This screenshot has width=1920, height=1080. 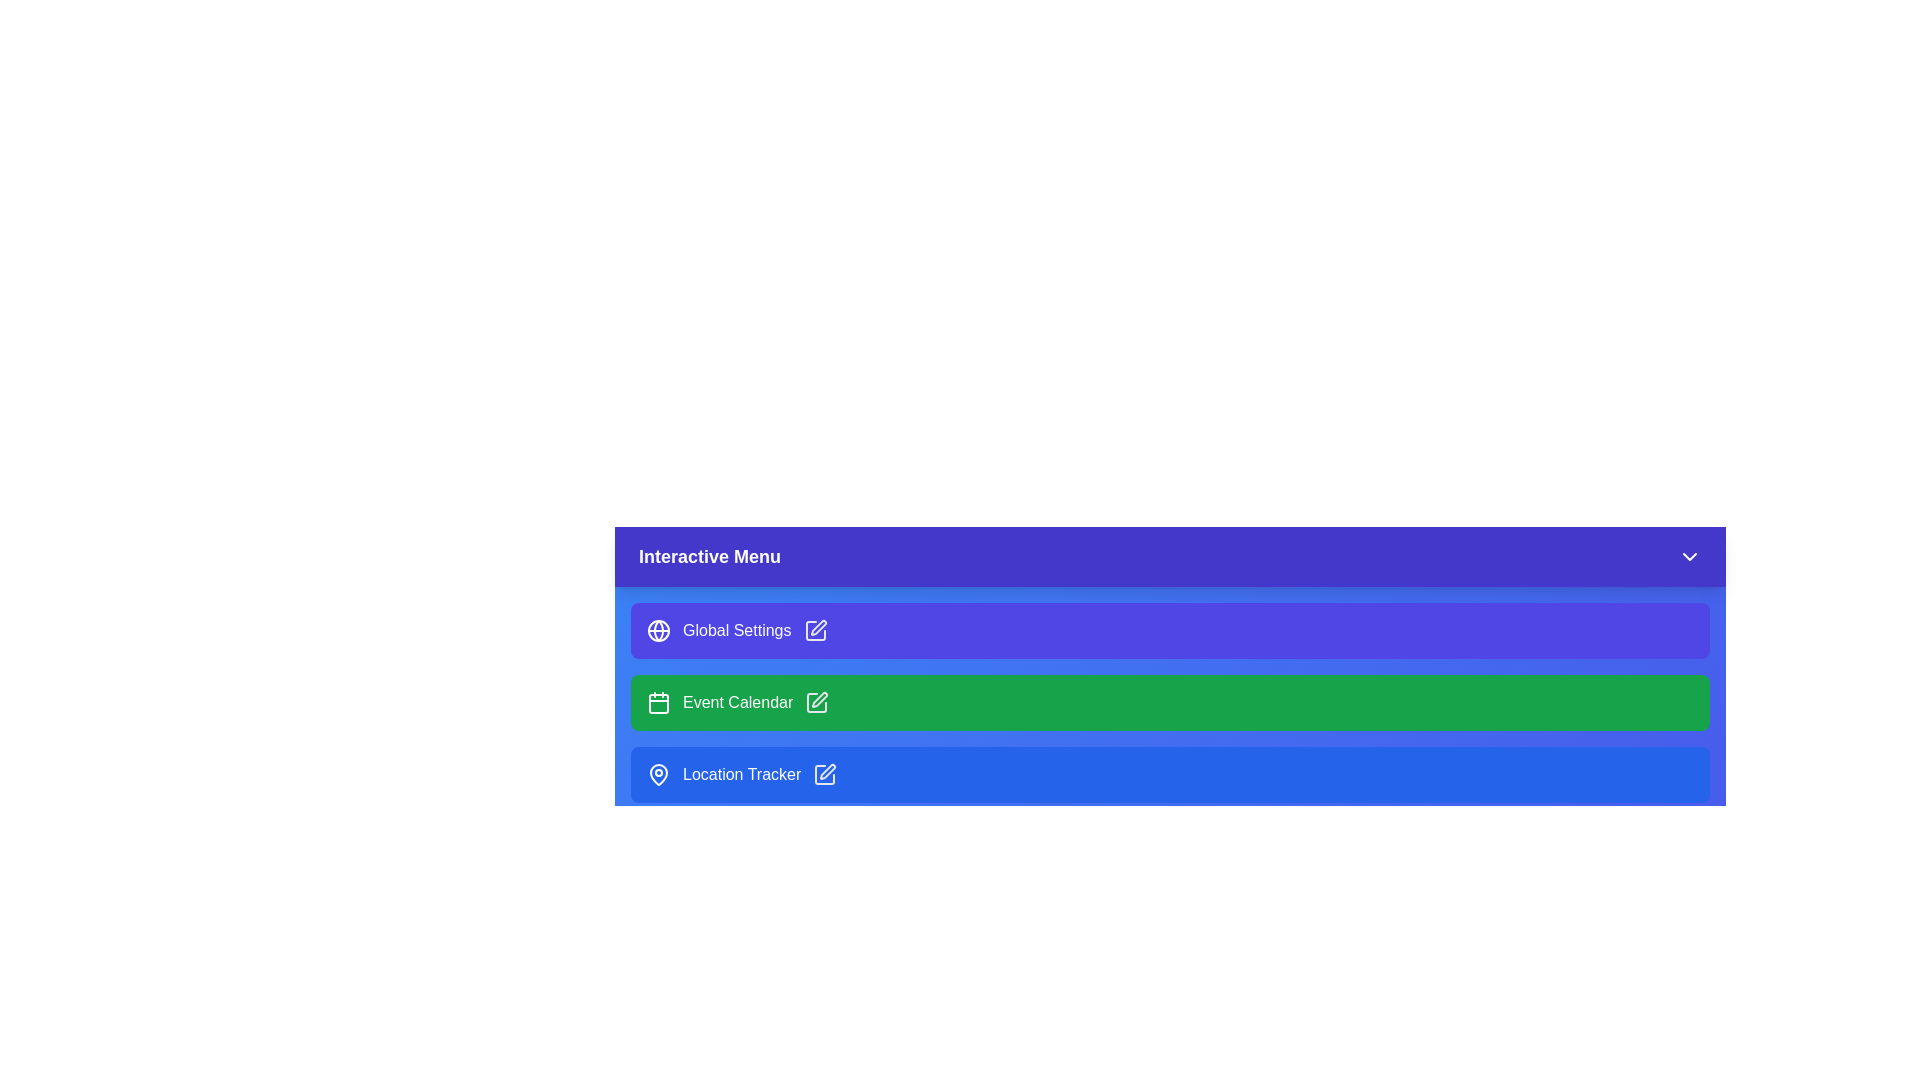 I want to click on the menu item Global Settings to observe visual feedback, so click(x=1170, y=631).